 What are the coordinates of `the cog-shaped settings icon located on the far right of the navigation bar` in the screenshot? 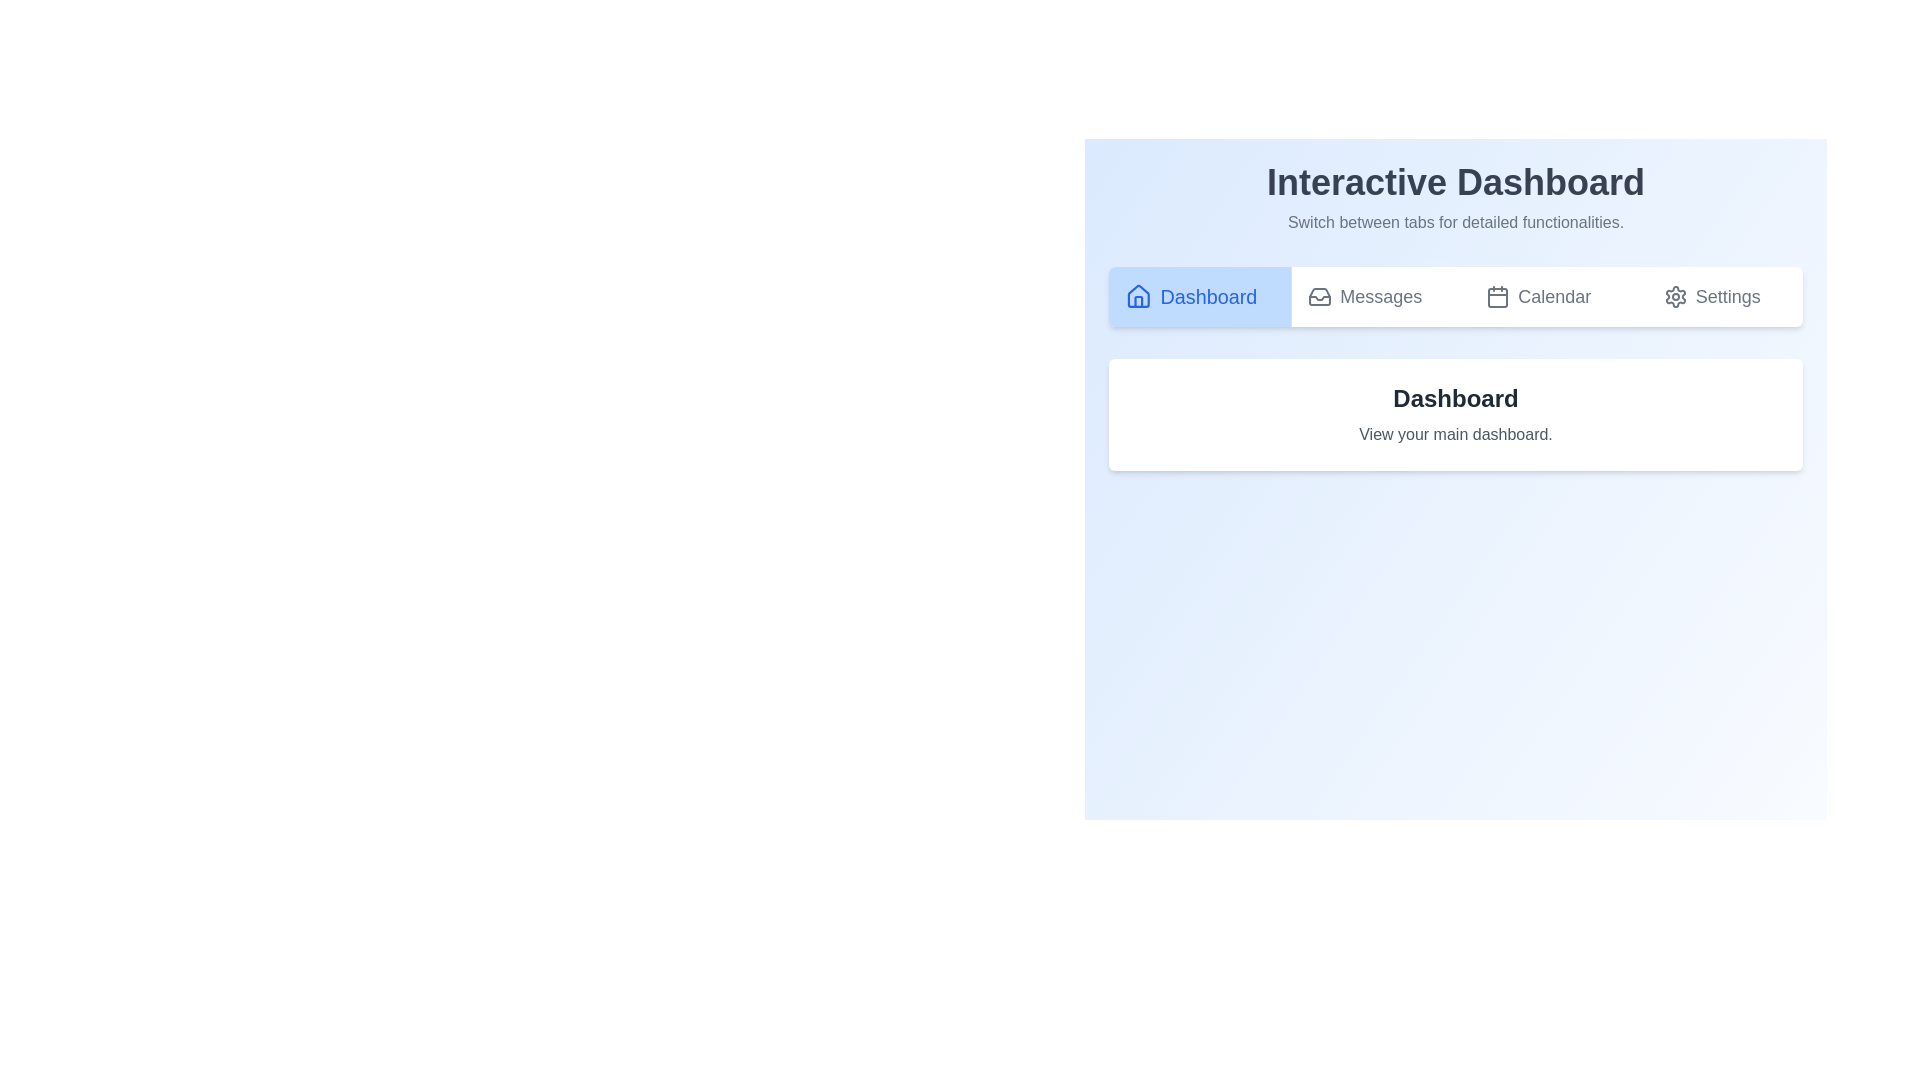 It's located at (1675, 297).